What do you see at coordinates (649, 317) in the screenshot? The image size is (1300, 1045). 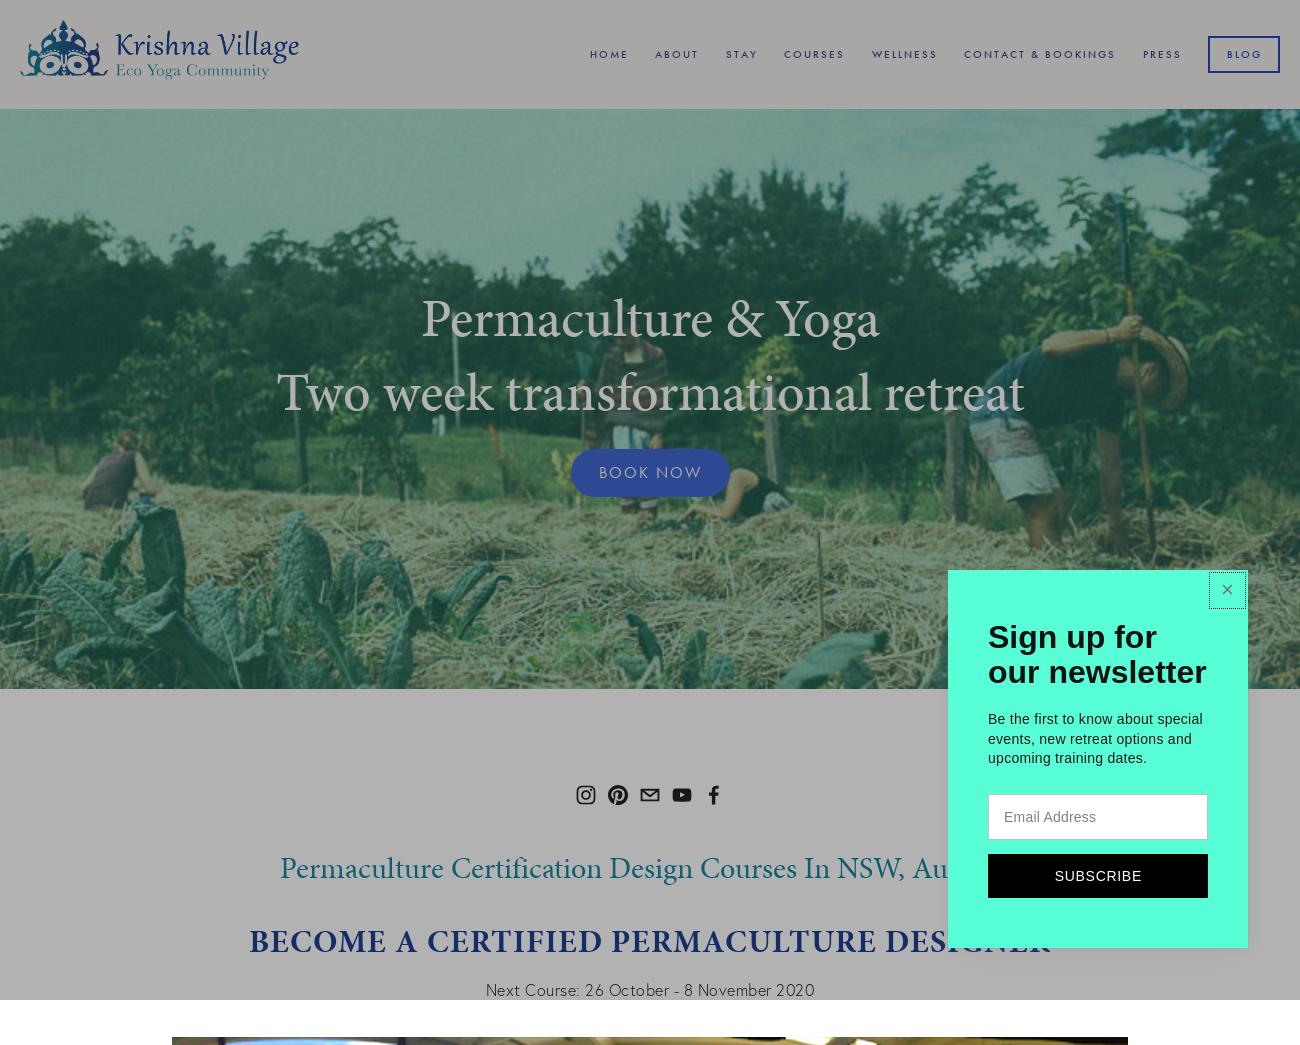 I see `'Permaculture & Yoga'` at bounding box center [649, 317].